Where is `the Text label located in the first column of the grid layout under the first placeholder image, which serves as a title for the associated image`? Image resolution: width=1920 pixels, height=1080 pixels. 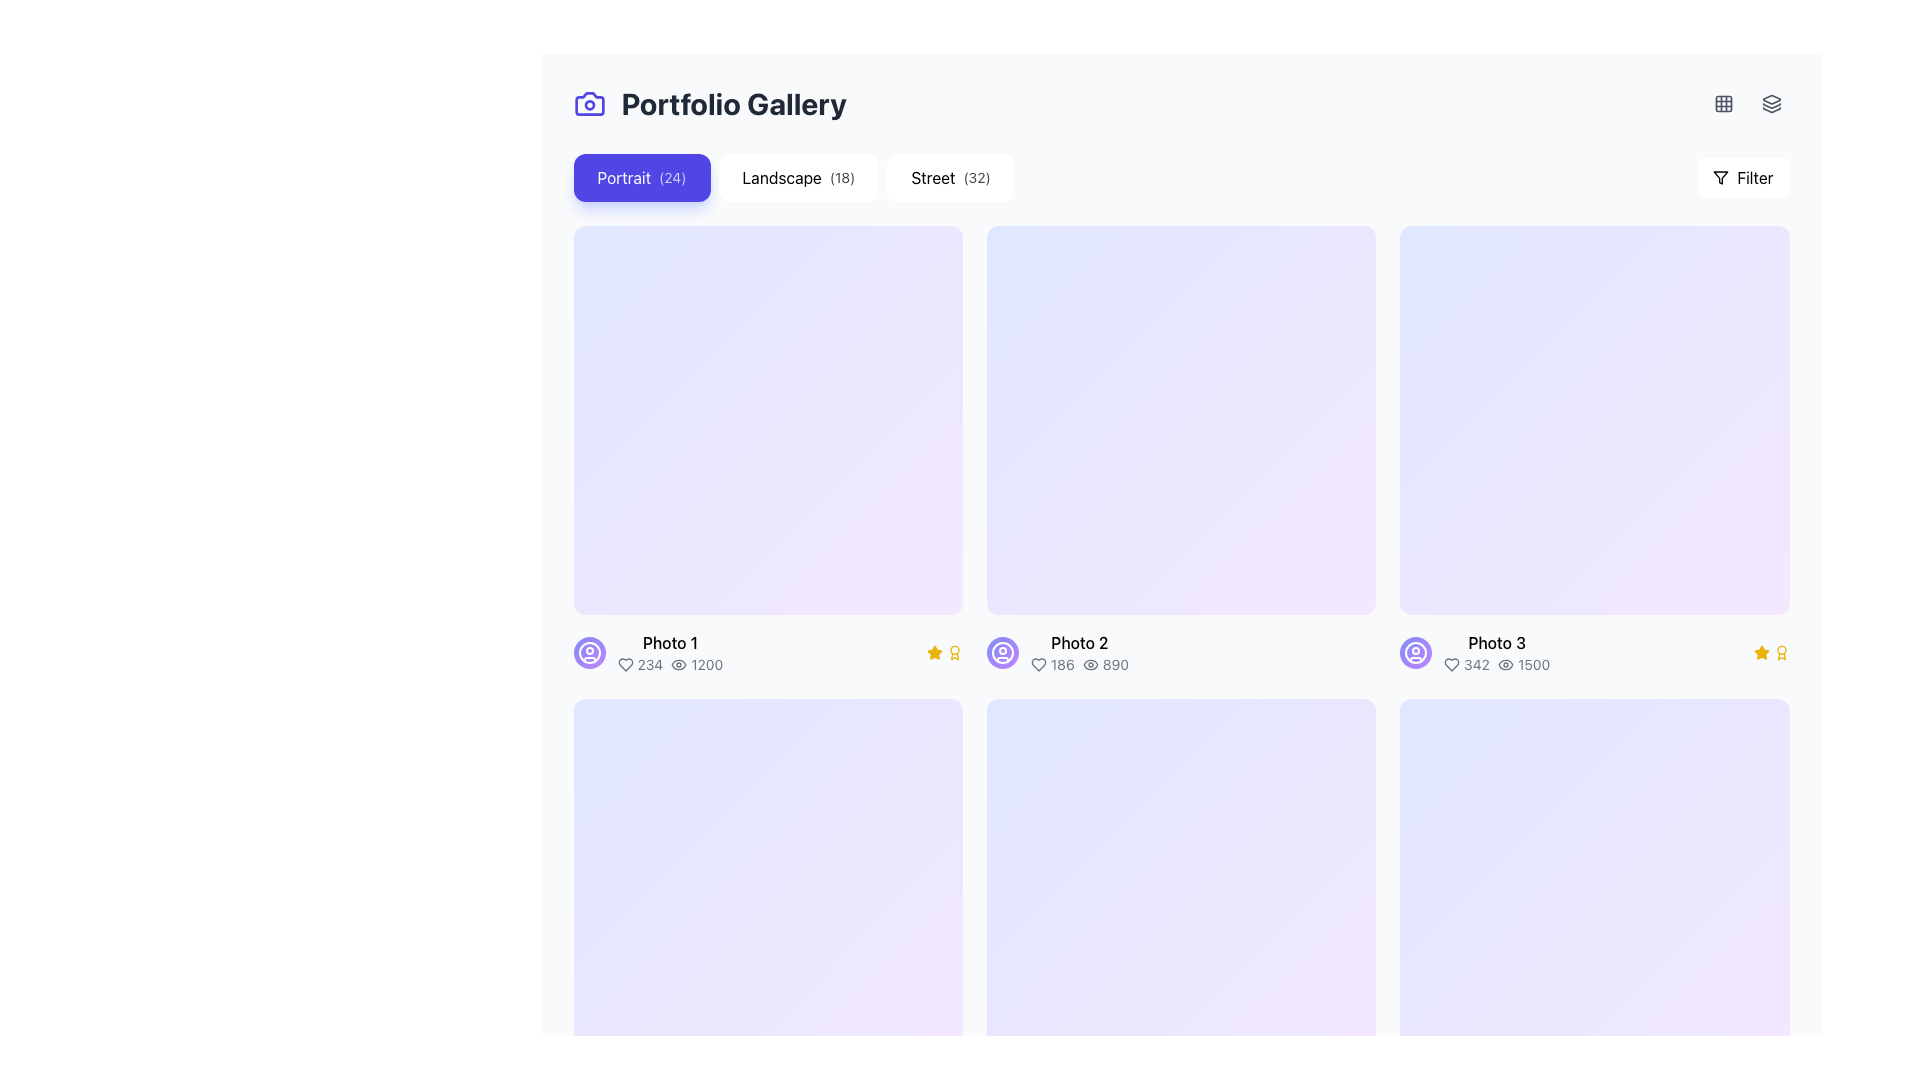 the Text label located in the first column of the grid layout under the first placeholder image, which serves as a title for the associated image is located at coordinates (670, 643).